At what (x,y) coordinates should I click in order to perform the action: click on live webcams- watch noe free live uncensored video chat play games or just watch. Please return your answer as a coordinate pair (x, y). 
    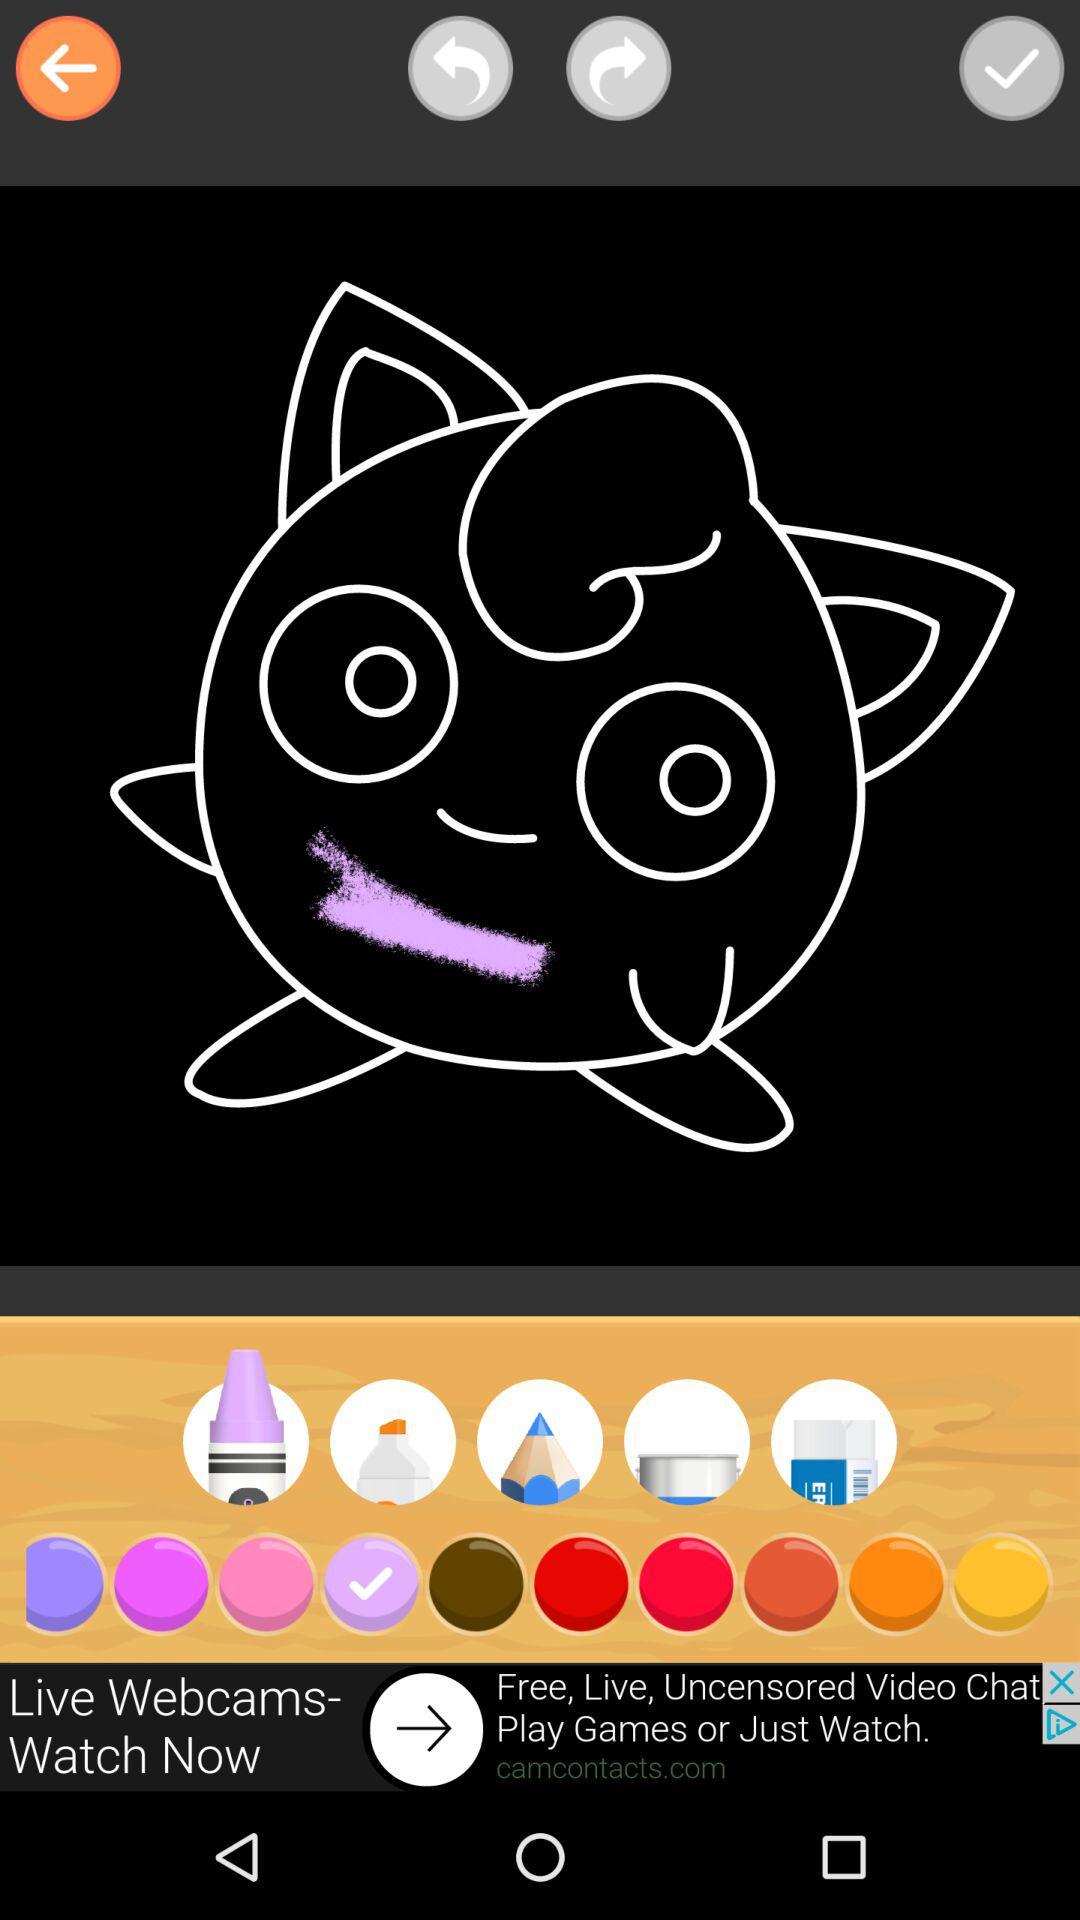
    Looking at the image, I should click on (540, 1727).